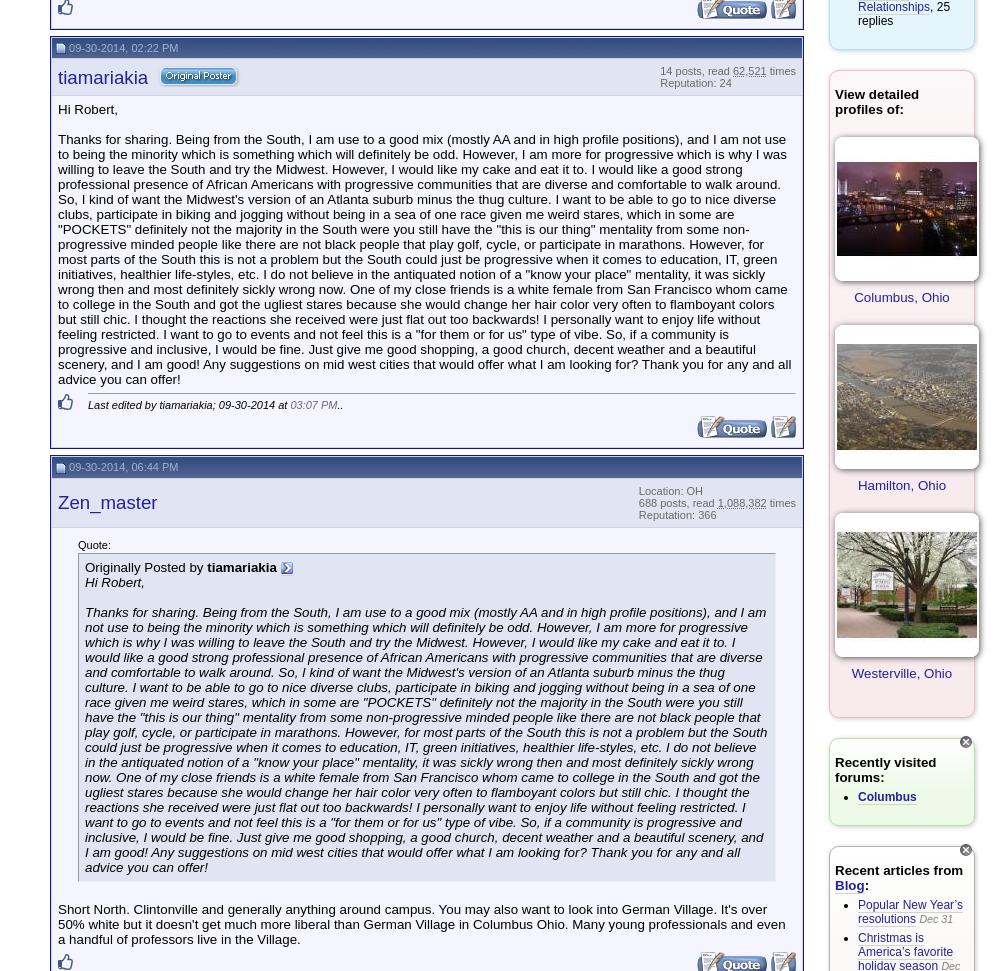  I want to click on 'Columbus, Ohio', so click(853, 296).